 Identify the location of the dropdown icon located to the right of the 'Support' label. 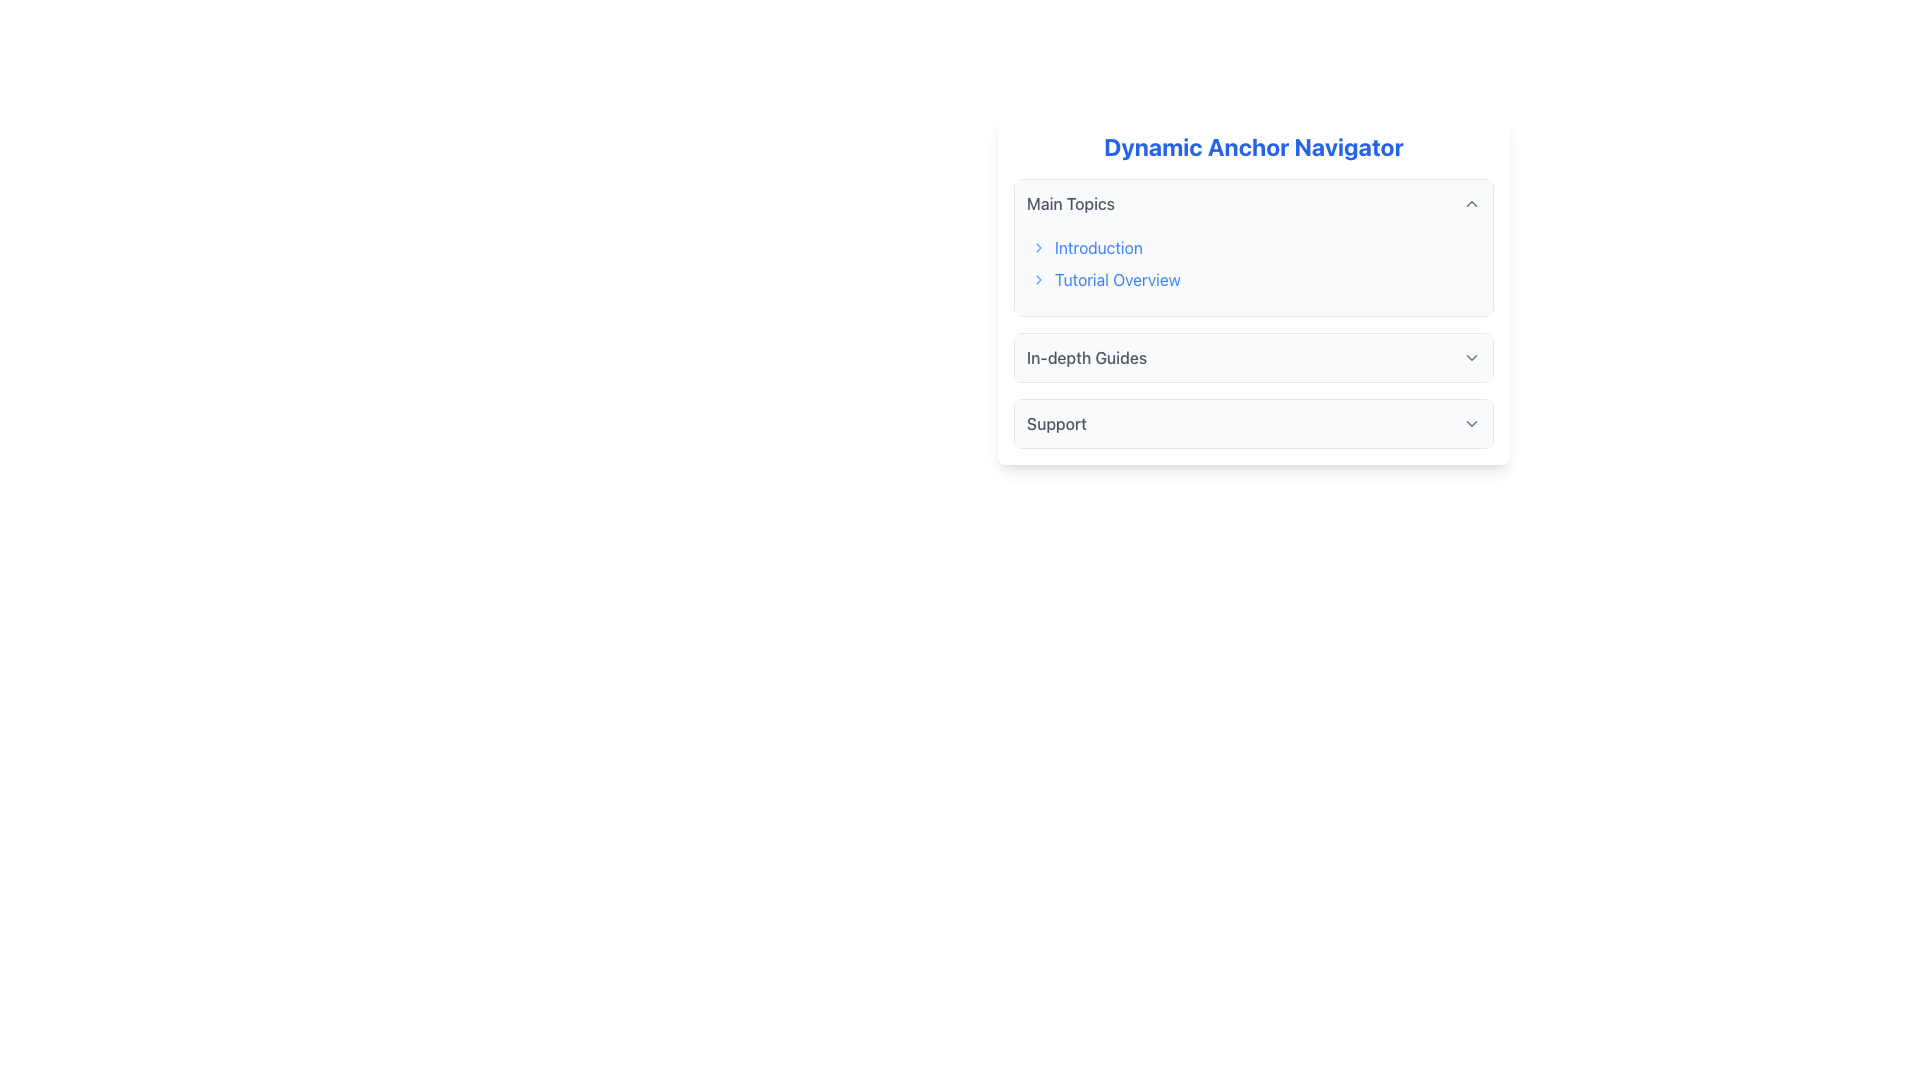
(1472, 423).